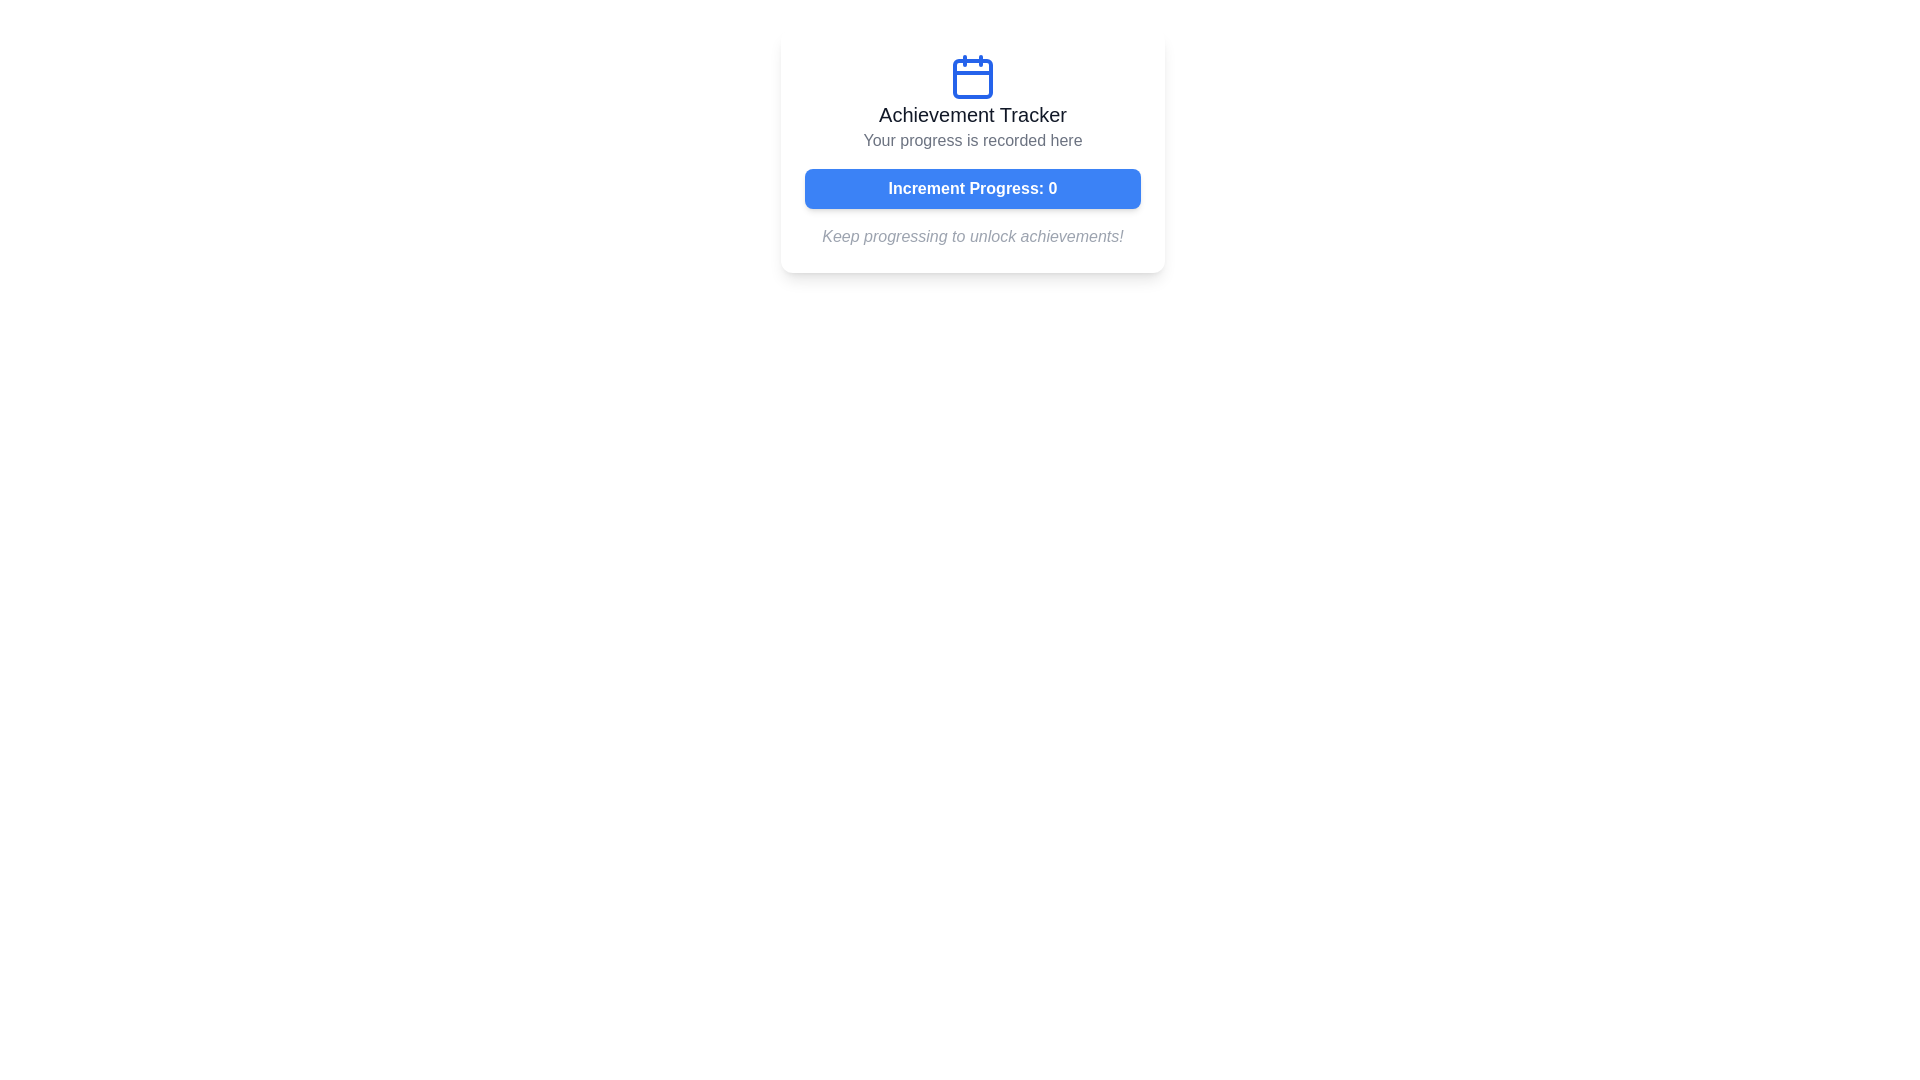 This screenshot has width=1920, height=1080. Describe the element at coordinates (973, 235) in the screenshot. I see `the static text displaying the message 'Keep progressing to unlock achievements!' which is located below the button labeled 'Increment Progress: 0' in the 'Achievement Tracker' card` at that location.